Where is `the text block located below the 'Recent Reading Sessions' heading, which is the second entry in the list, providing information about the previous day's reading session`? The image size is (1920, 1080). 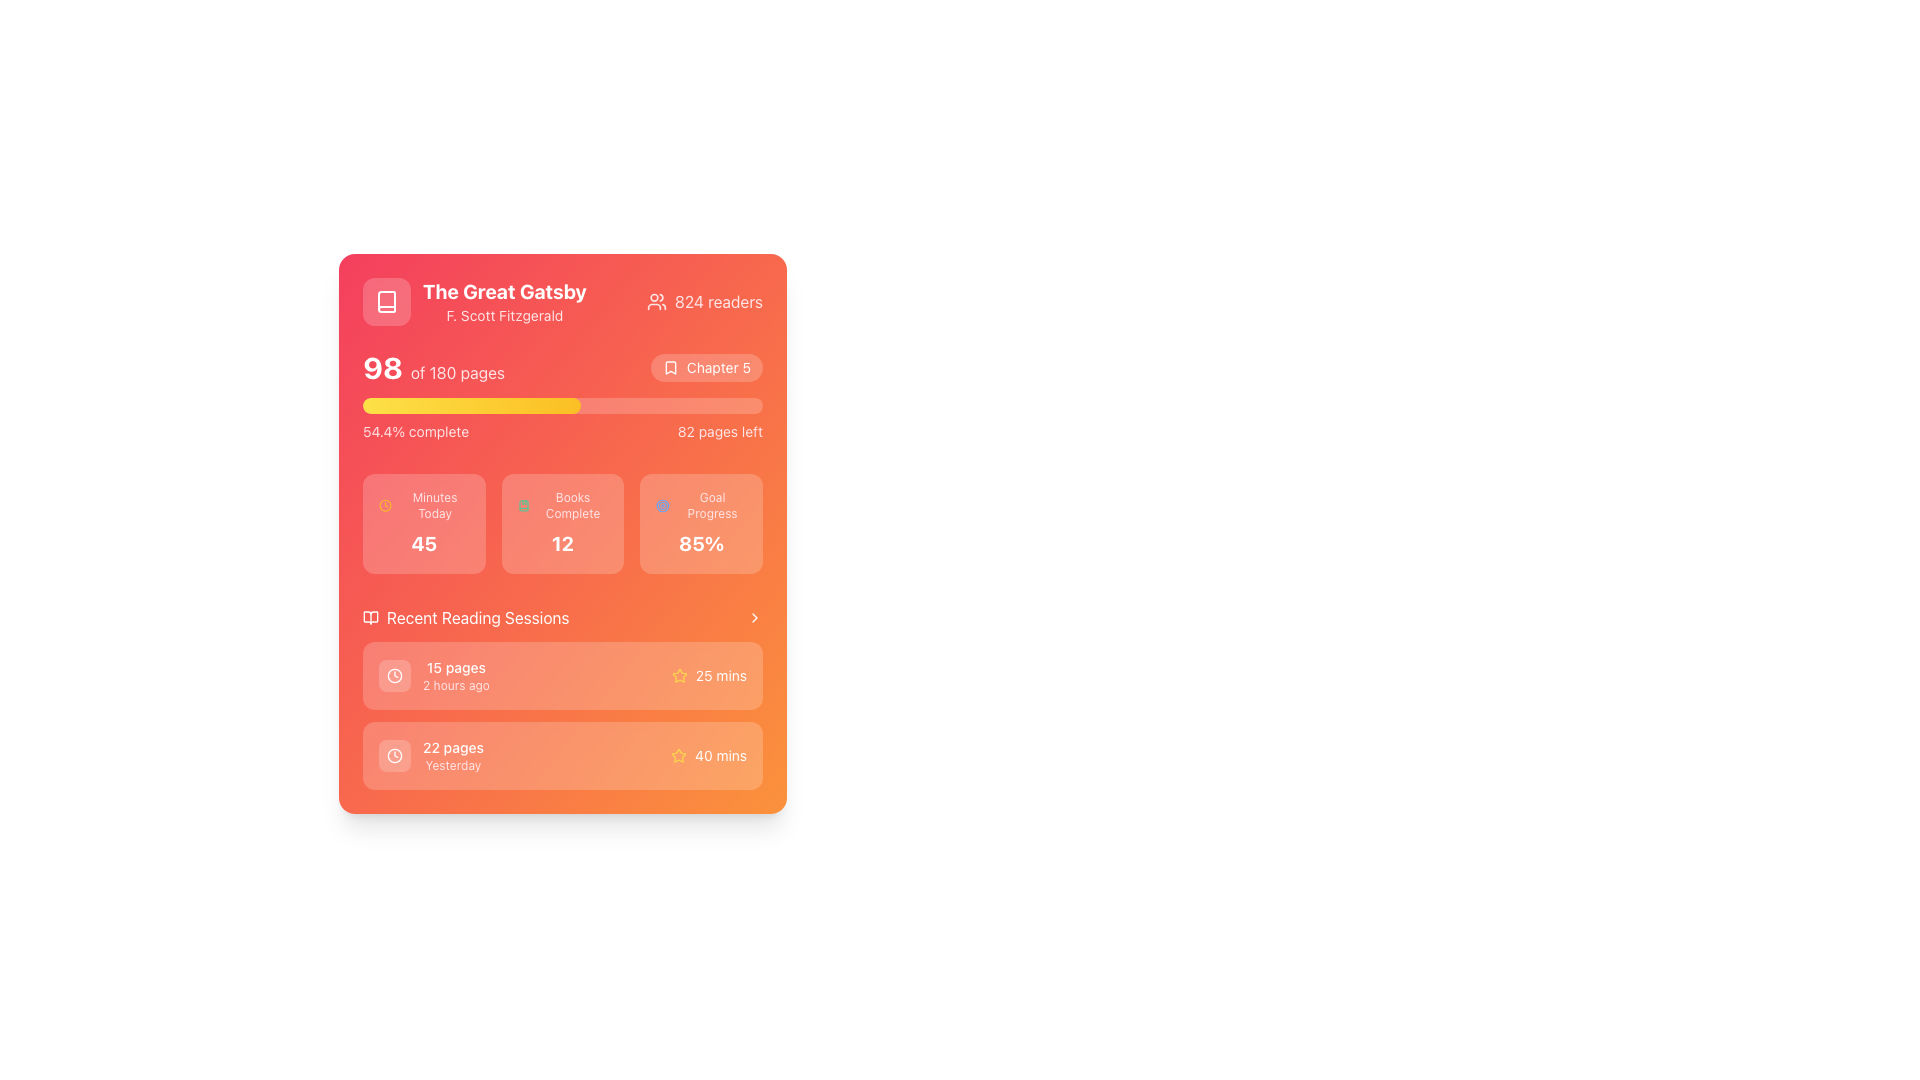
the text block located below the 'Recent Reading Sessions' heading, which is the second entry in the list, providing information about the previous day's reading session is located at coordinates (452, 756).